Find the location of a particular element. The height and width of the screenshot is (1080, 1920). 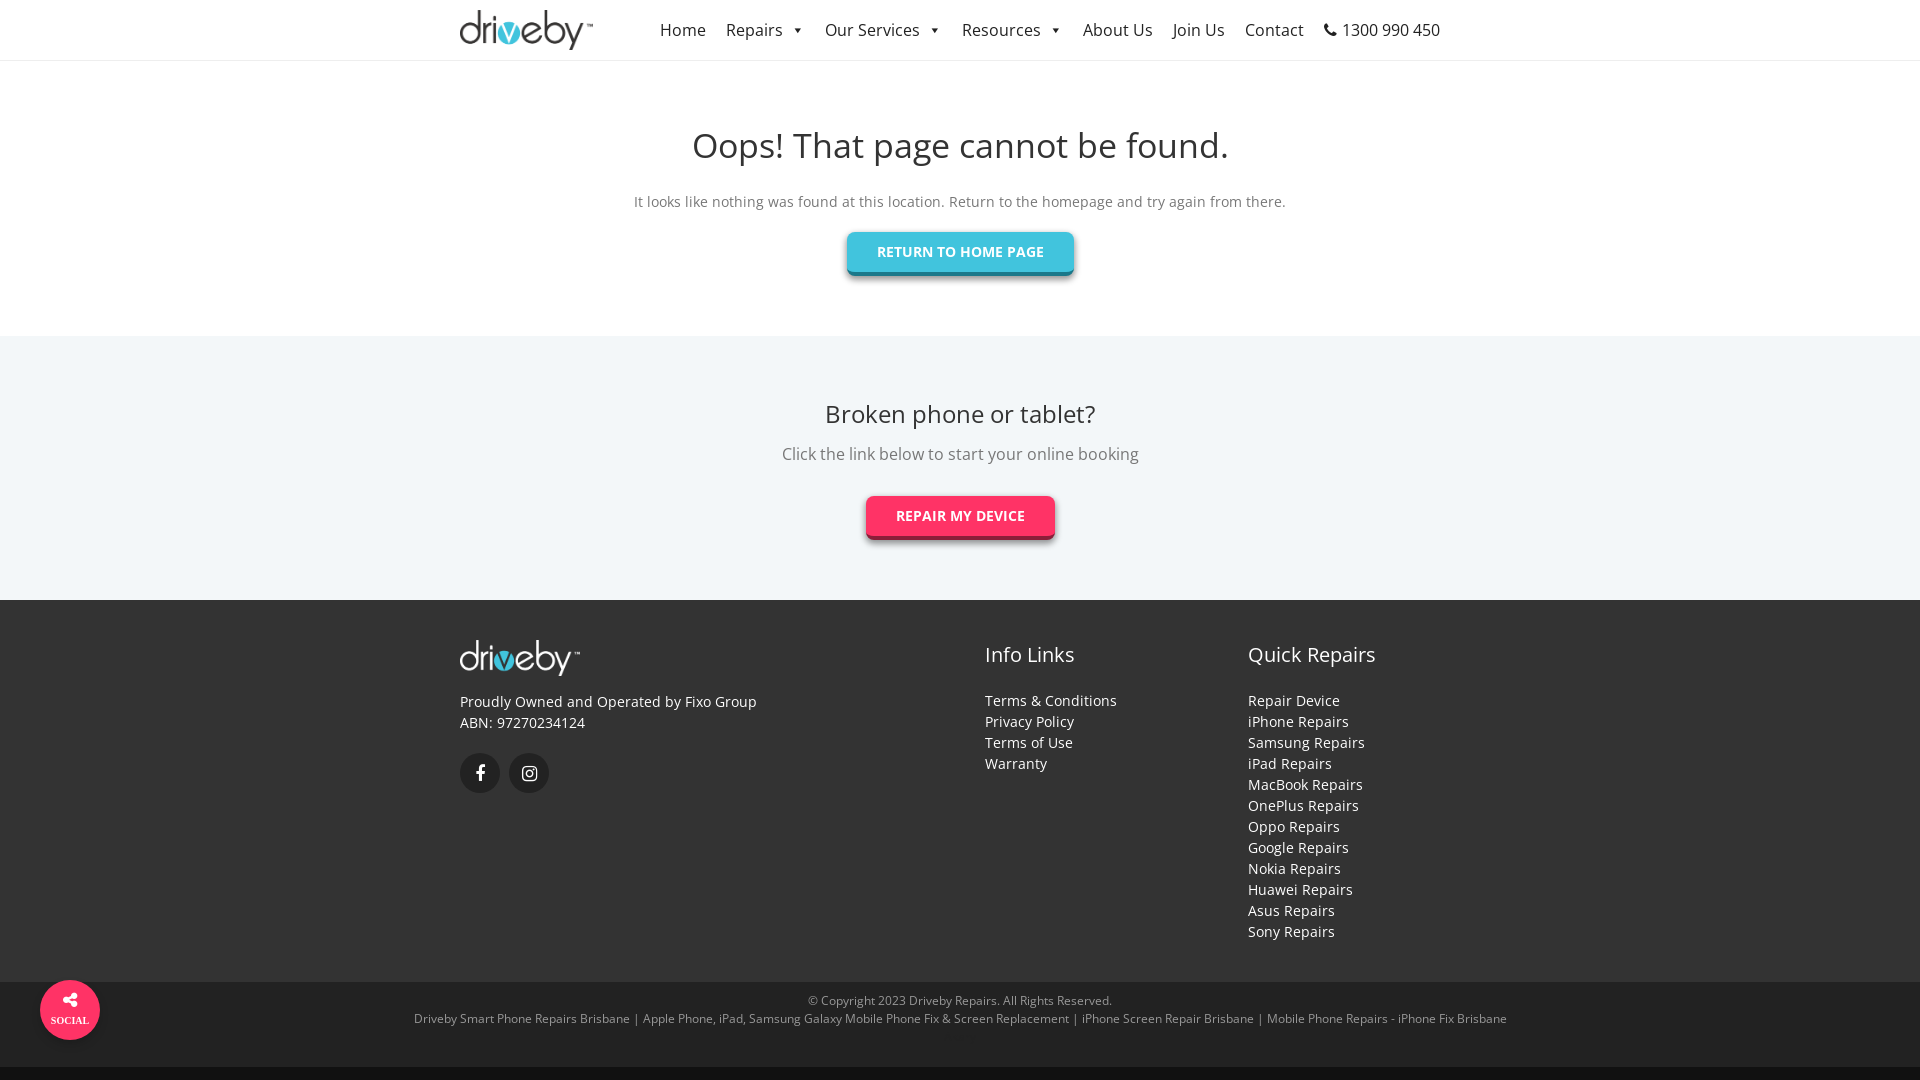

'RETURN TO HOME PAGE' is located at coordinates (958, 253).